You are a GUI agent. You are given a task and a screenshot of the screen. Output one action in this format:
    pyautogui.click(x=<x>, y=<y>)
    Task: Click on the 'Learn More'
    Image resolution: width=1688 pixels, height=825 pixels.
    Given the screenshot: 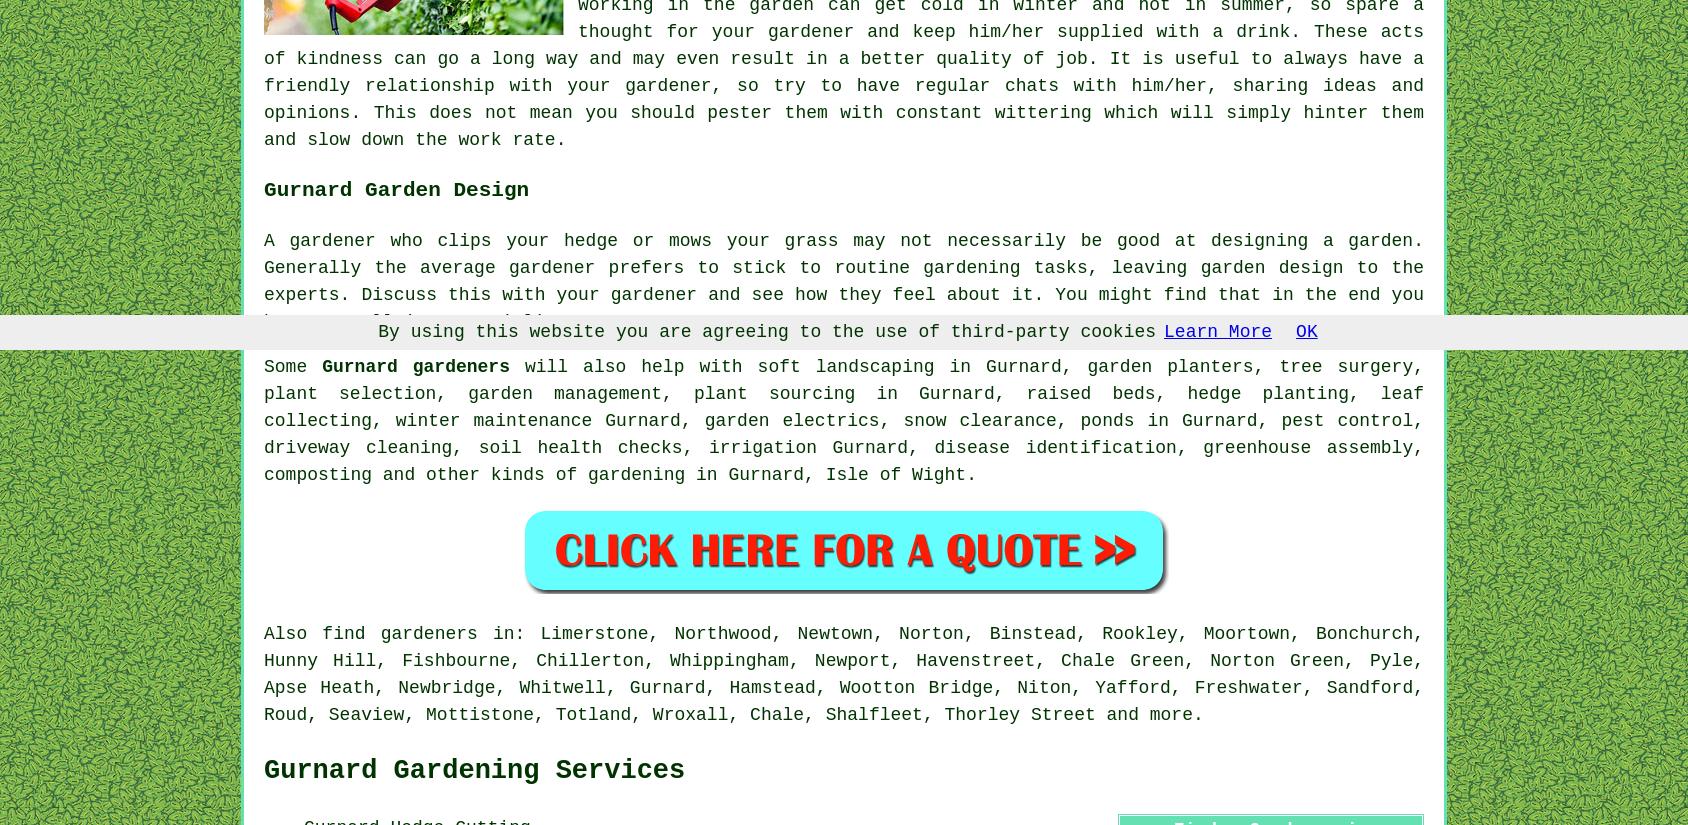 What is the action you would take?
    pyautogui.click(x=1218, y=330)
    